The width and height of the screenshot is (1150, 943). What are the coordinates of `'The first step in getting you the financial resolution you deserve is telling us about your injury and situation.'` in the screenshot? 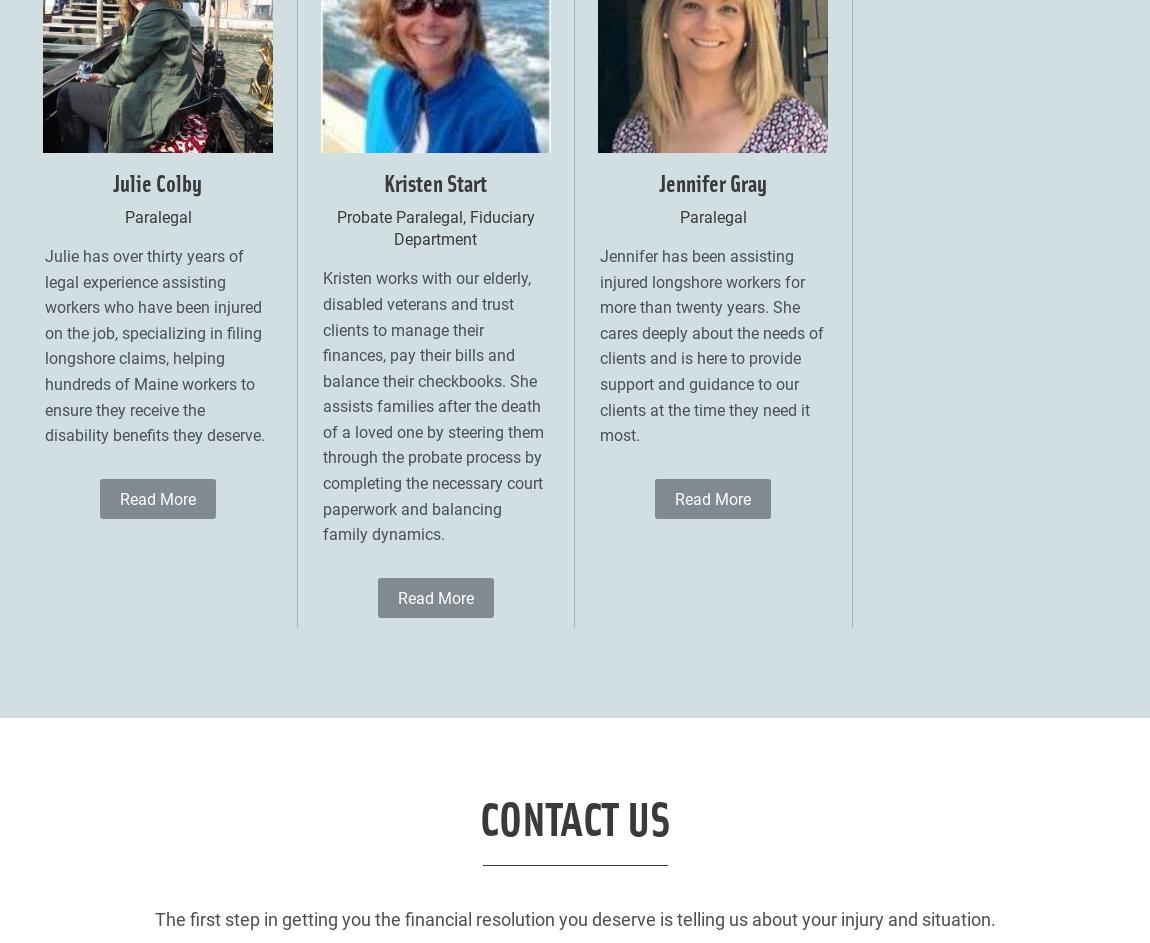 It's located at (574, 918).